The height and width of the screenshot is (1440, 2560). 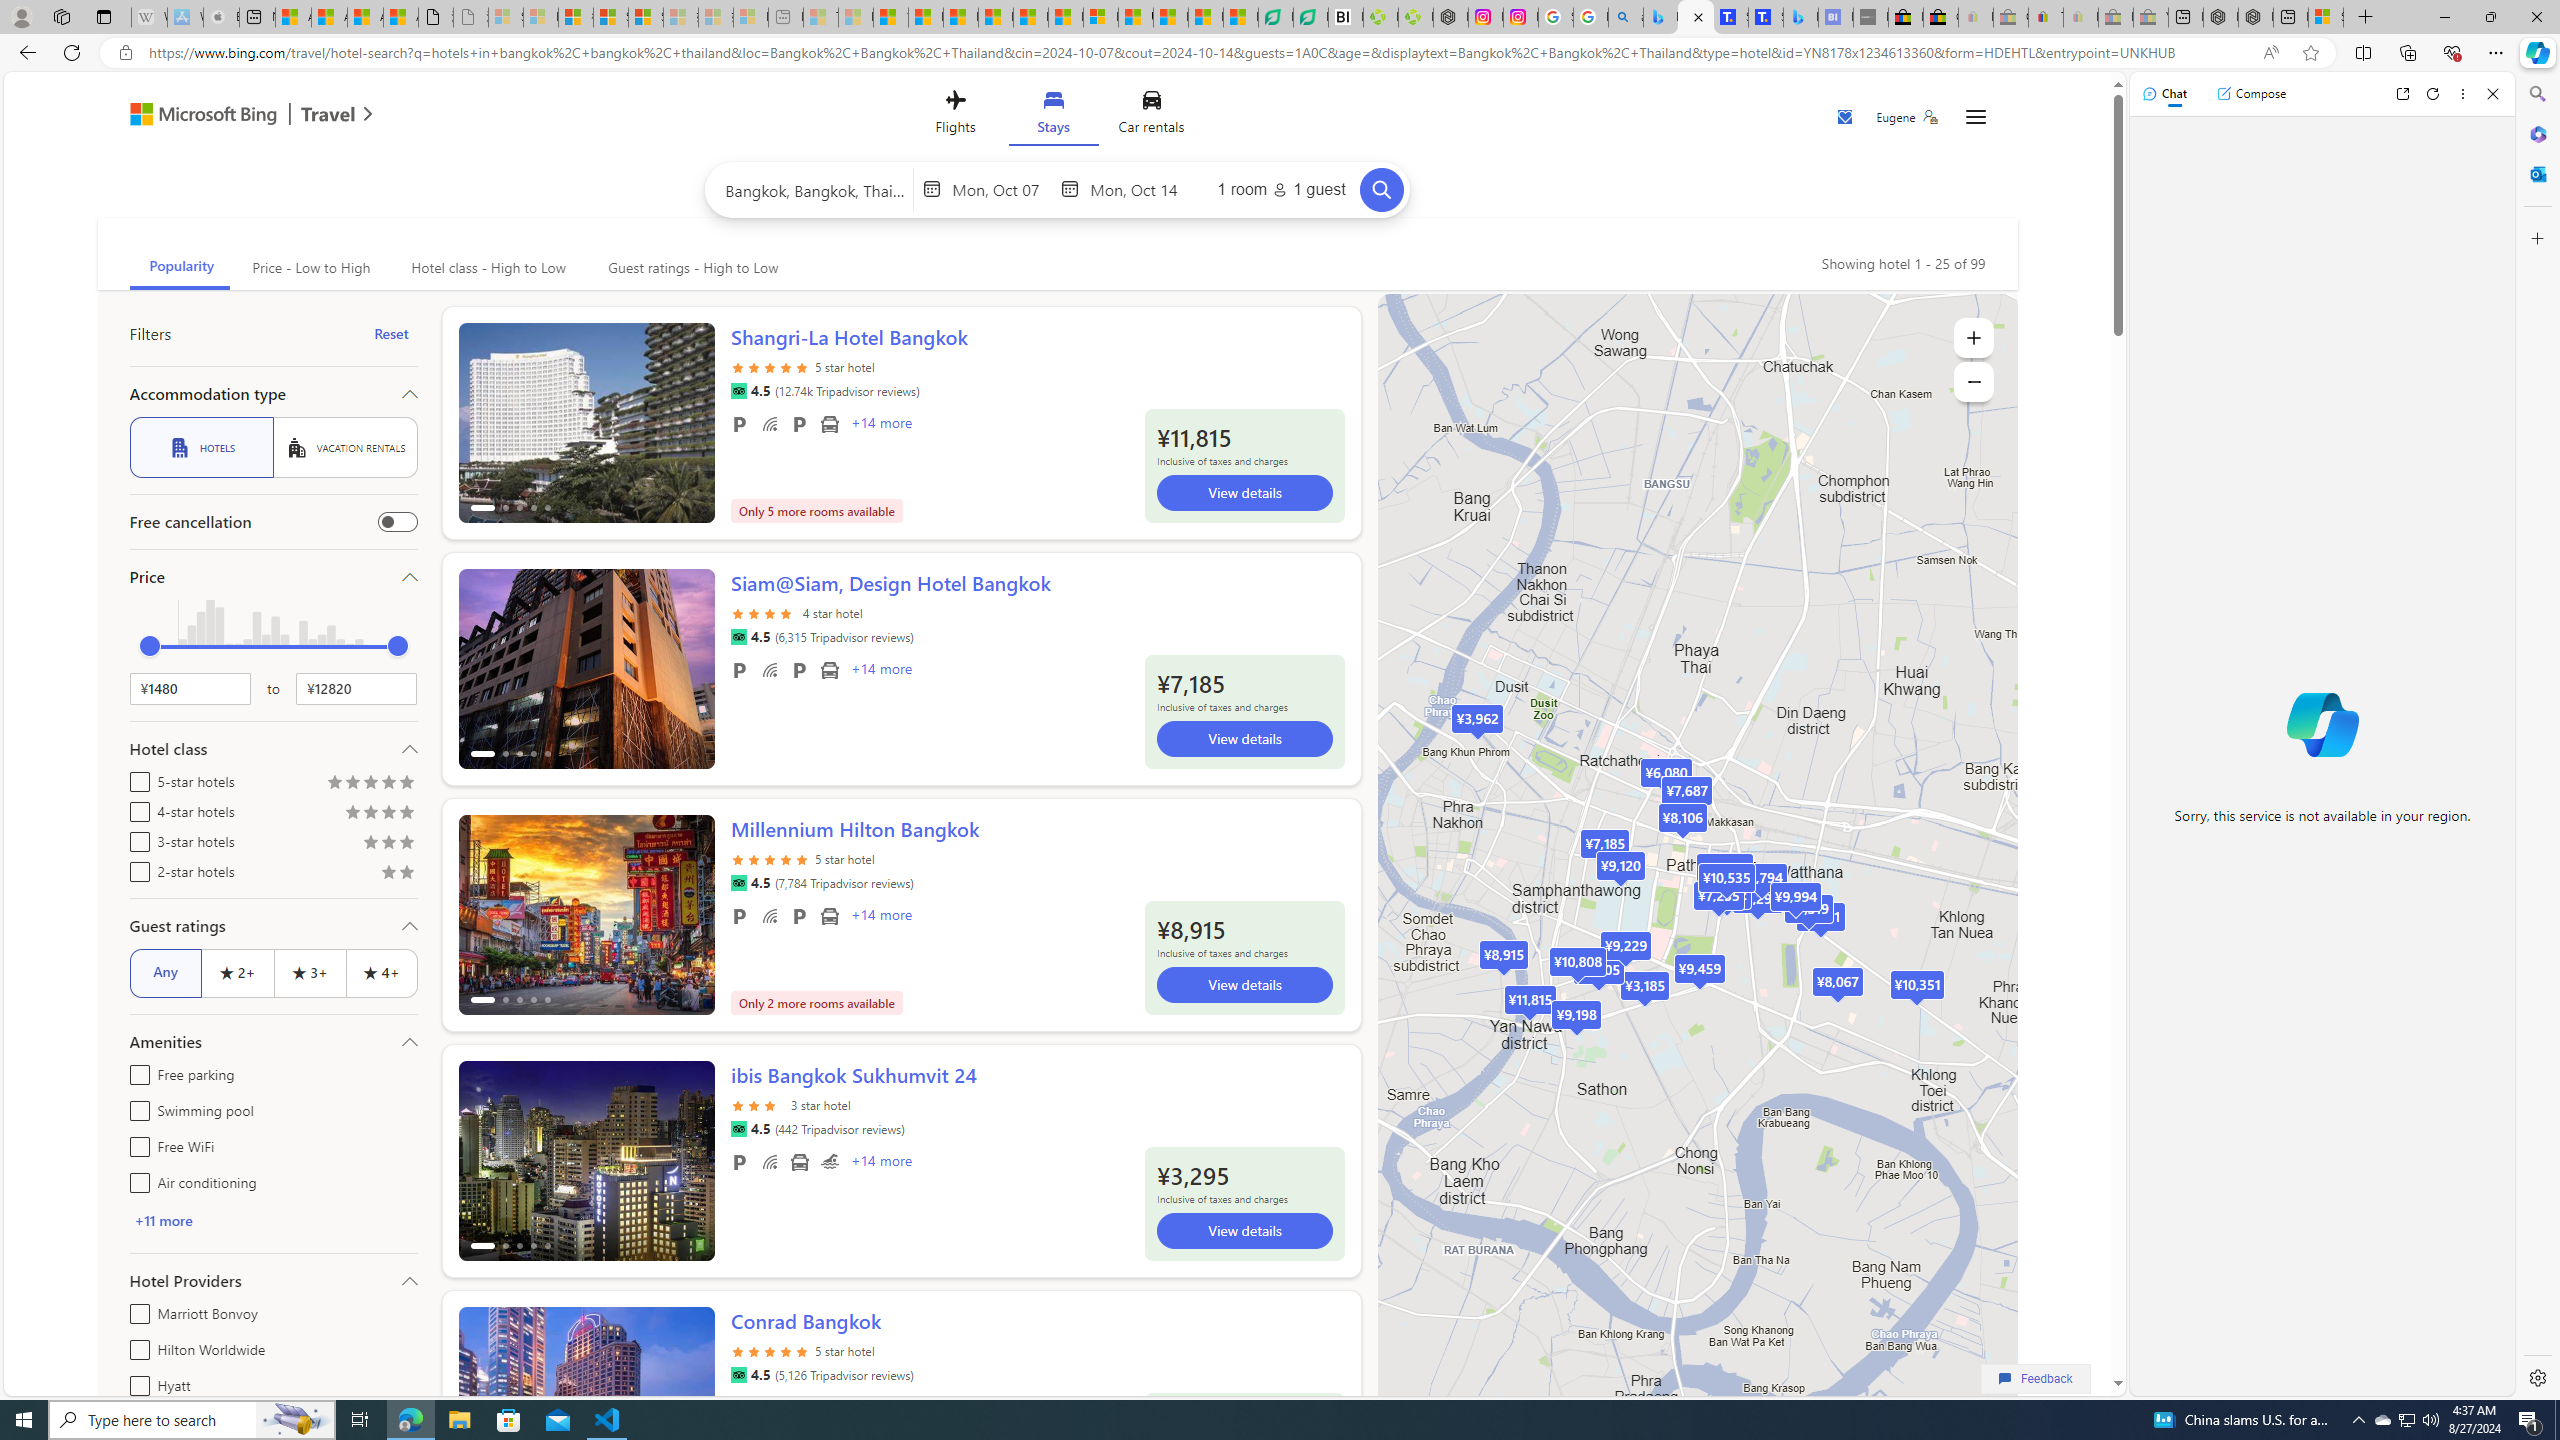 I want to click on 'Travel', so click(x=327, y=115).